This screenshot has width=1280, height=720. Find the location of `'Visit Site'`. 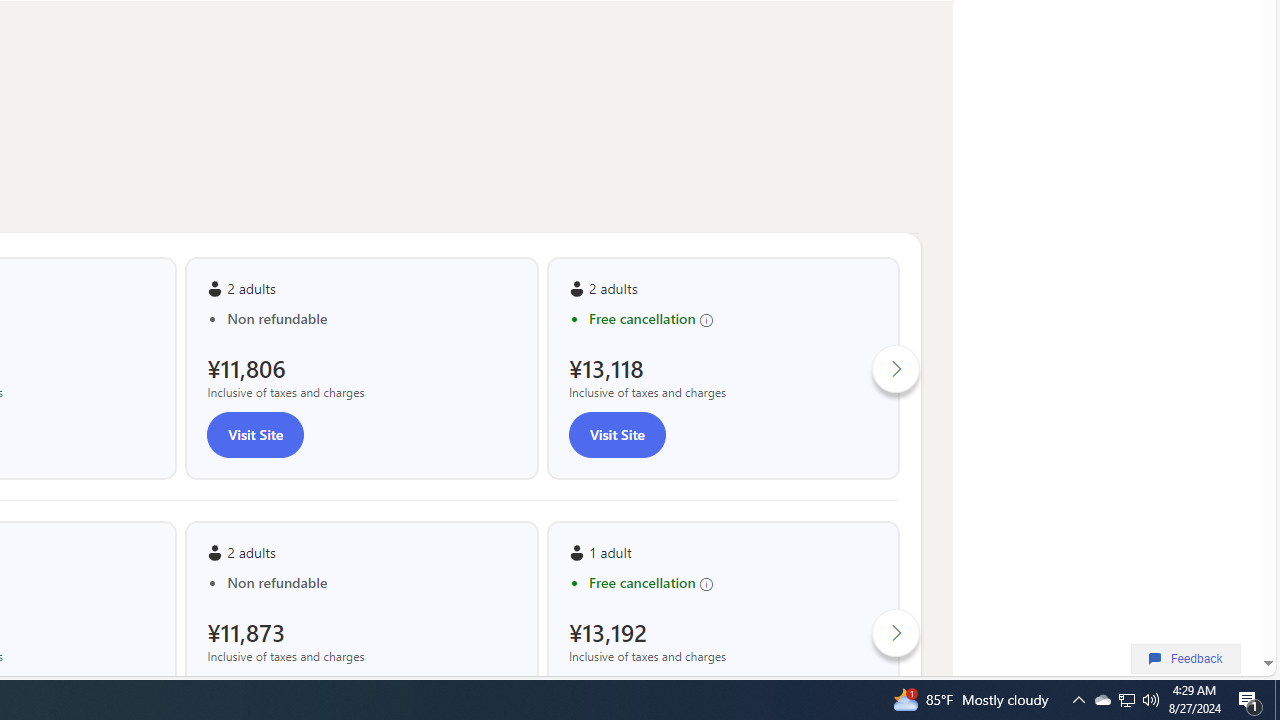

'Visit Site' is located at coordinates (615, 433).